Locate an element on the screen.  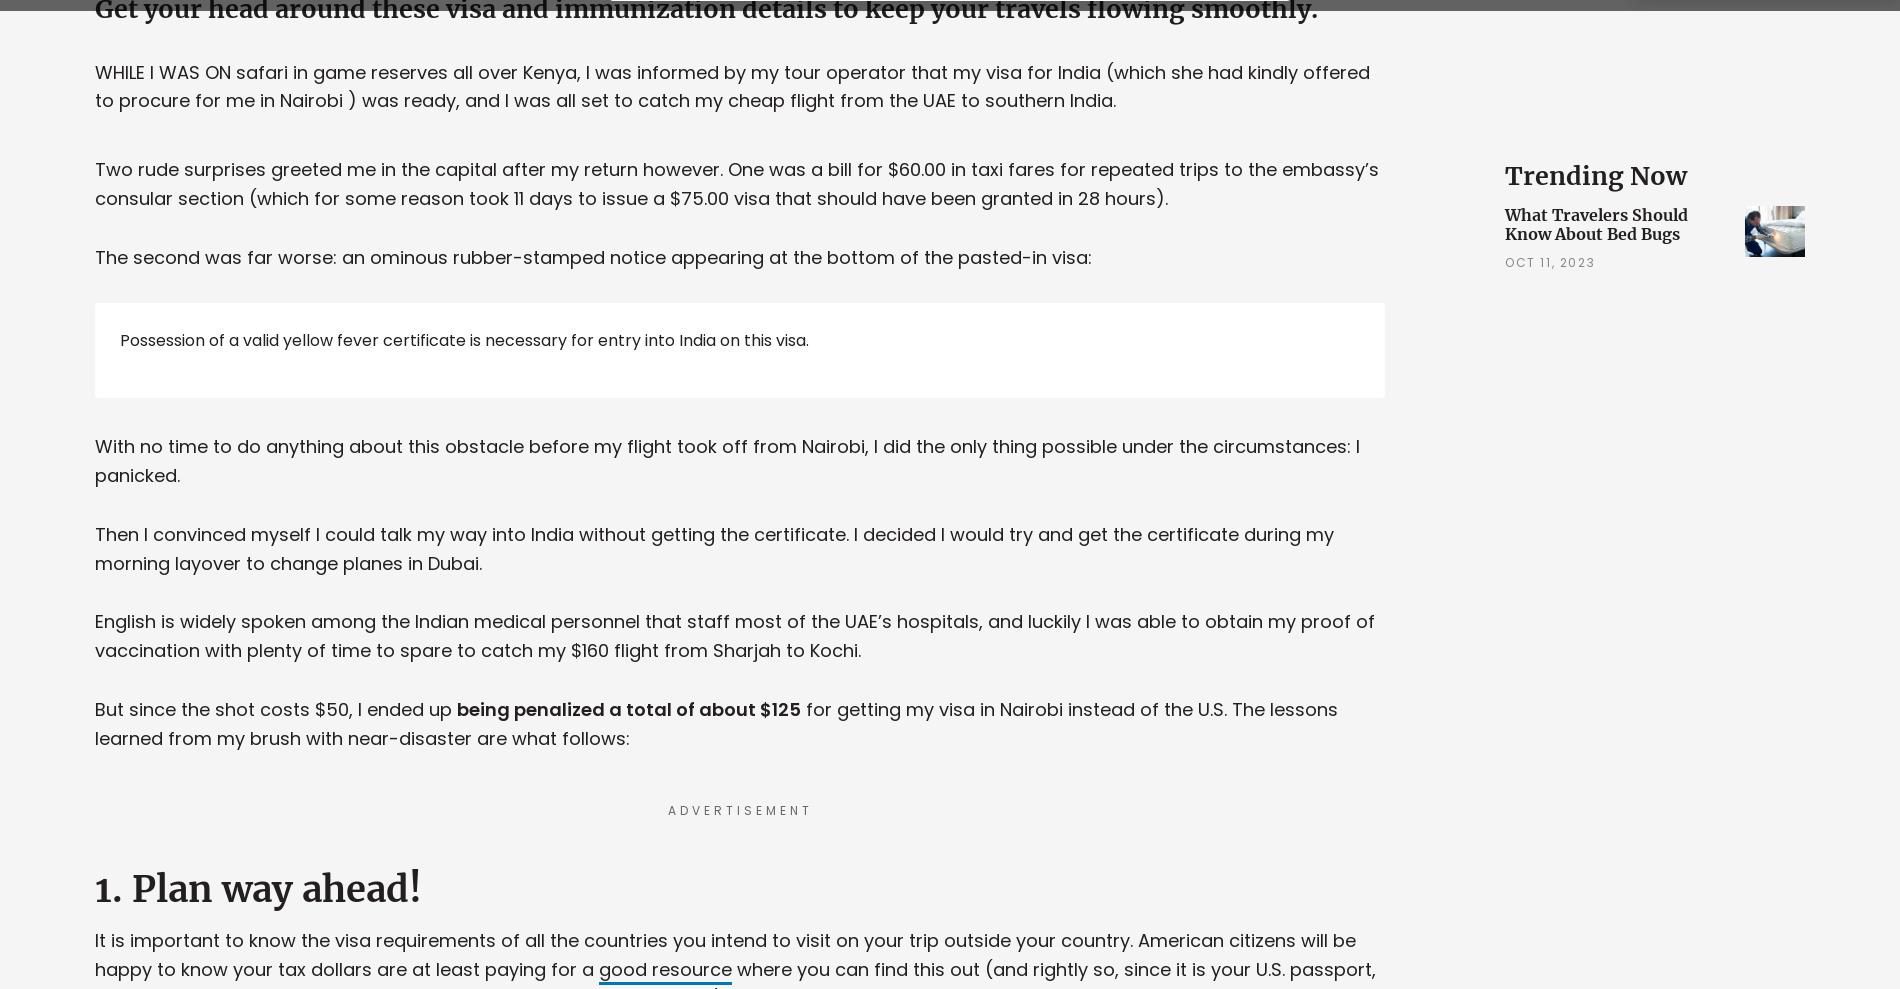
'for getting my visa in Nairobi instead of the U.S. The lessons learned from my brush with near-disaster are what follows:' is located at coordinates (715, 722).